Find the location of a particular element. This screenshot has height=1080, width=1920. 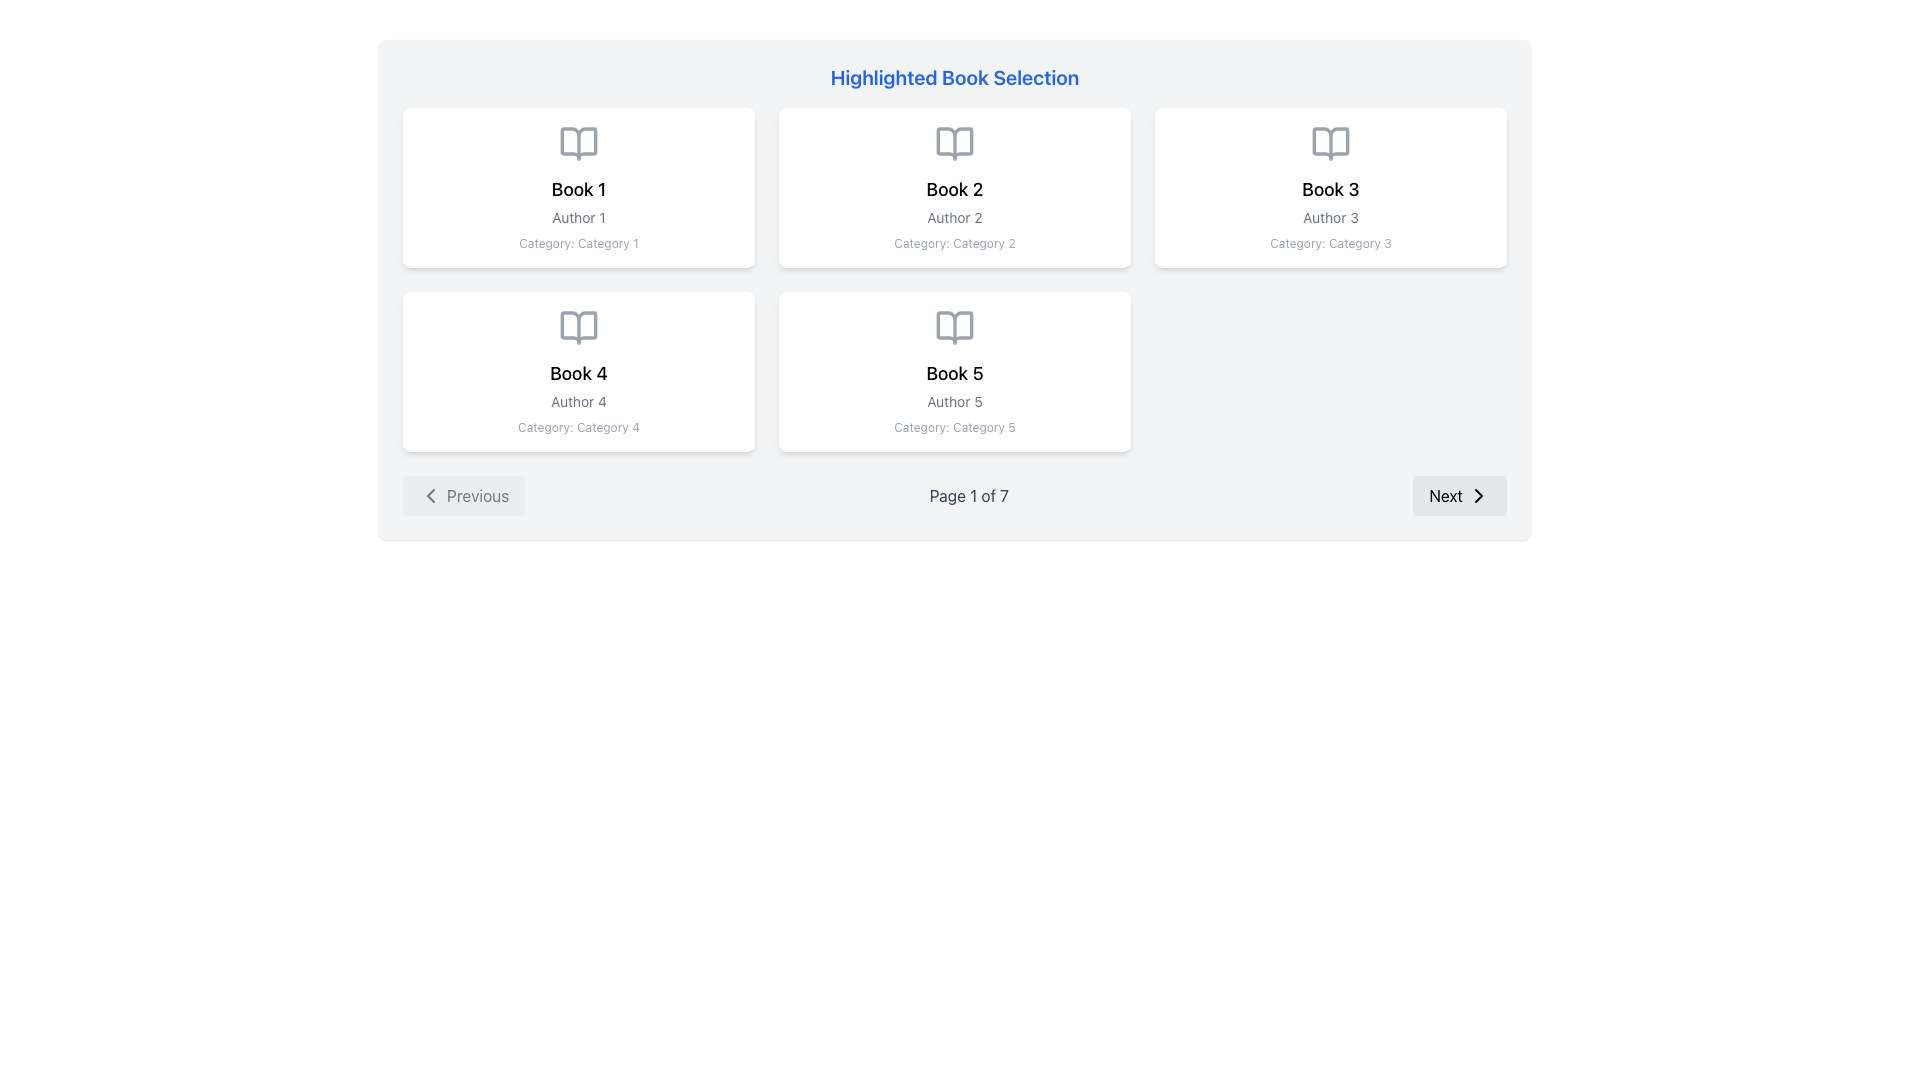

the stylized icon representing an open book with a gray-toned outline, located at the top center of the card displaying details about 'Book 2' is located at coordinates (954, 142).